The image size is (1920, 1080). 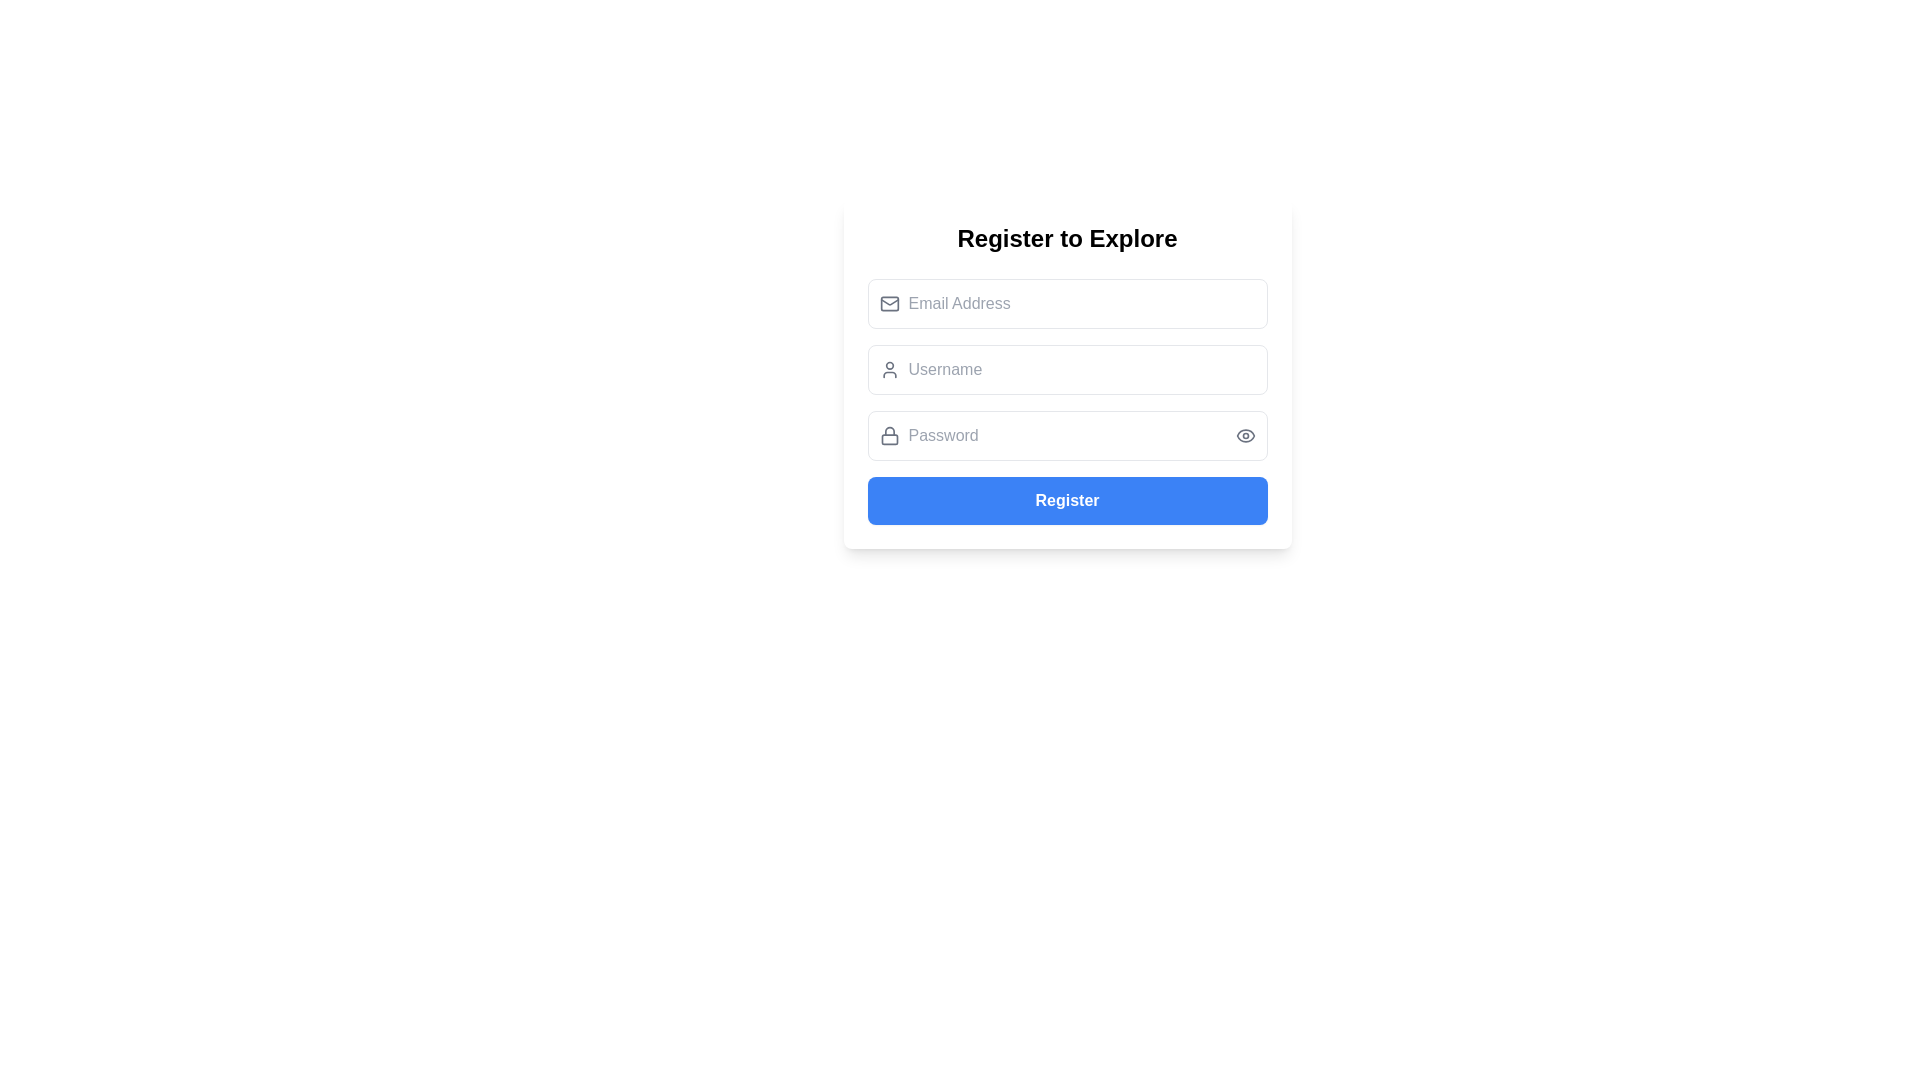 I want to click on the curved line resembling a part of an envelope flap within the email address input field of the registration form, so click(x=888, y=302).